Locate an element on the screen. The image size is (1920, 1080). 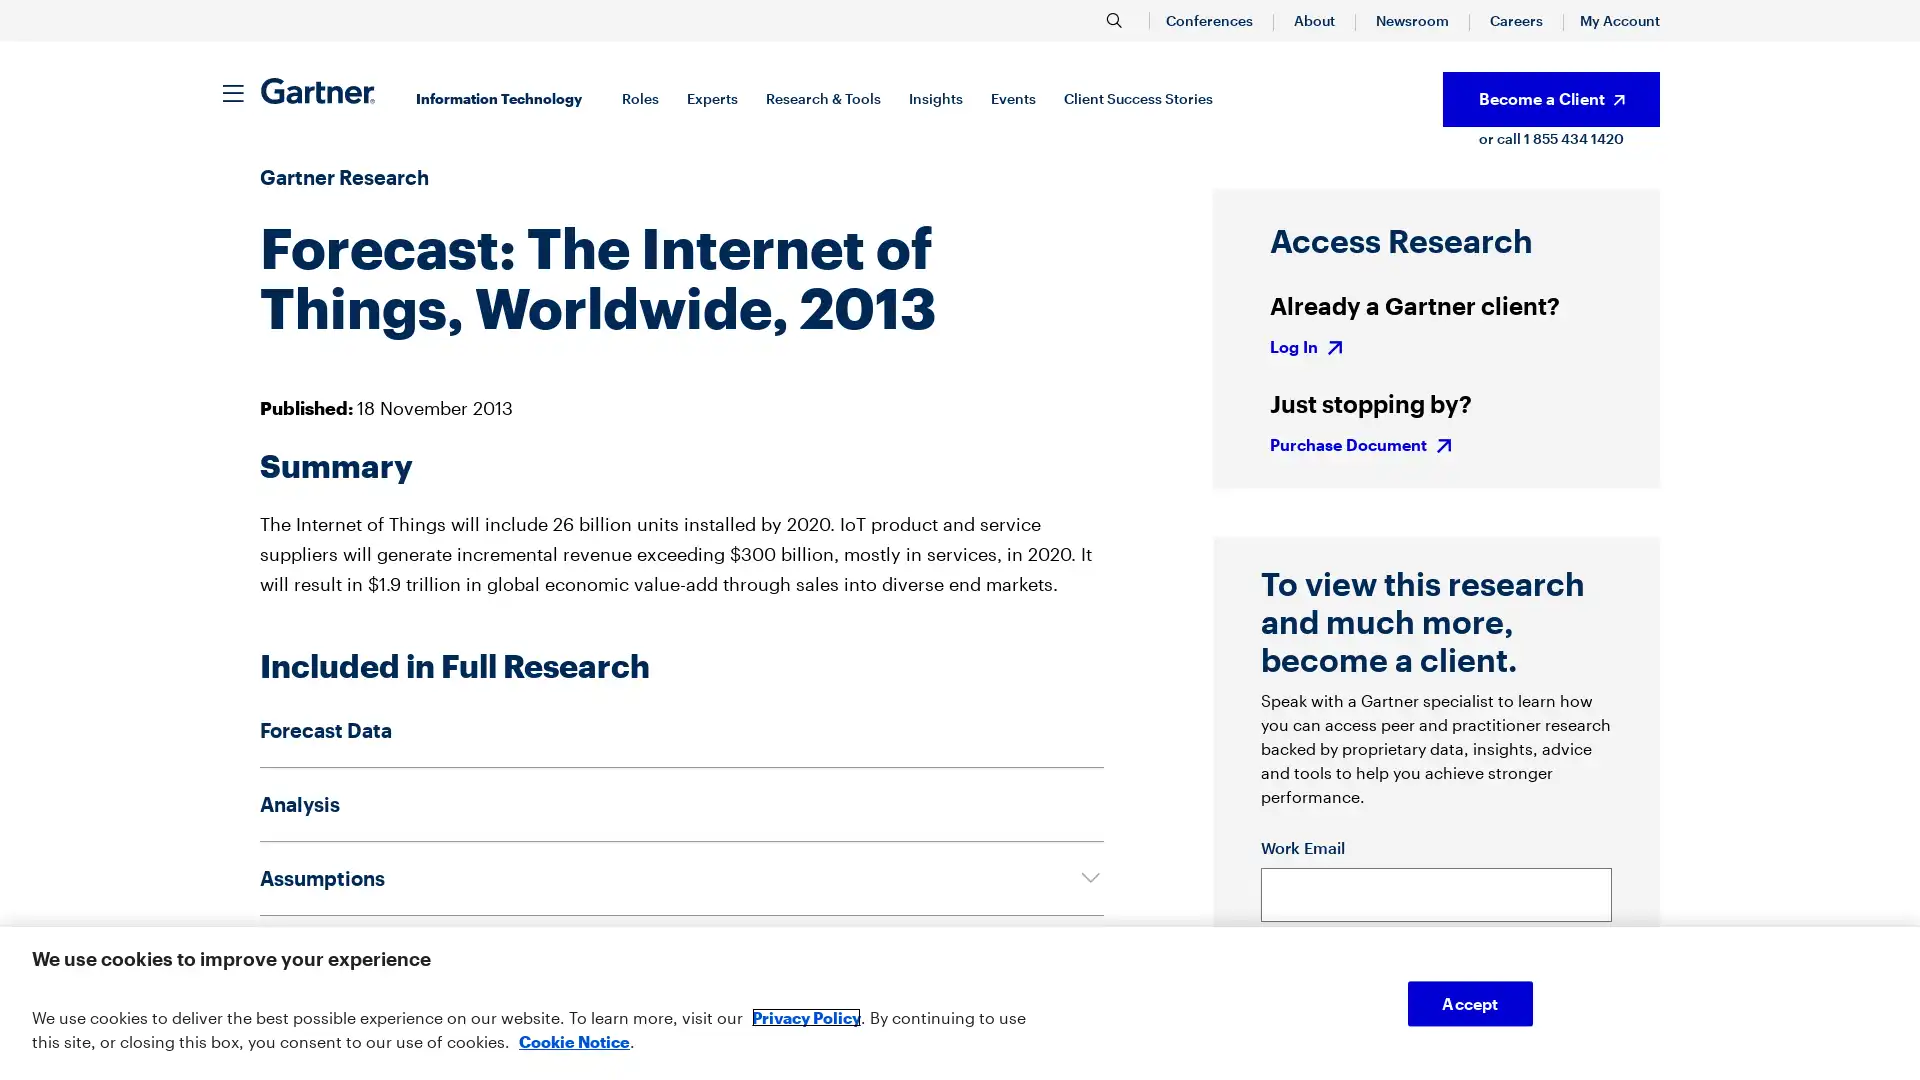
Purchase Document is located at coordinates (1362, 443).